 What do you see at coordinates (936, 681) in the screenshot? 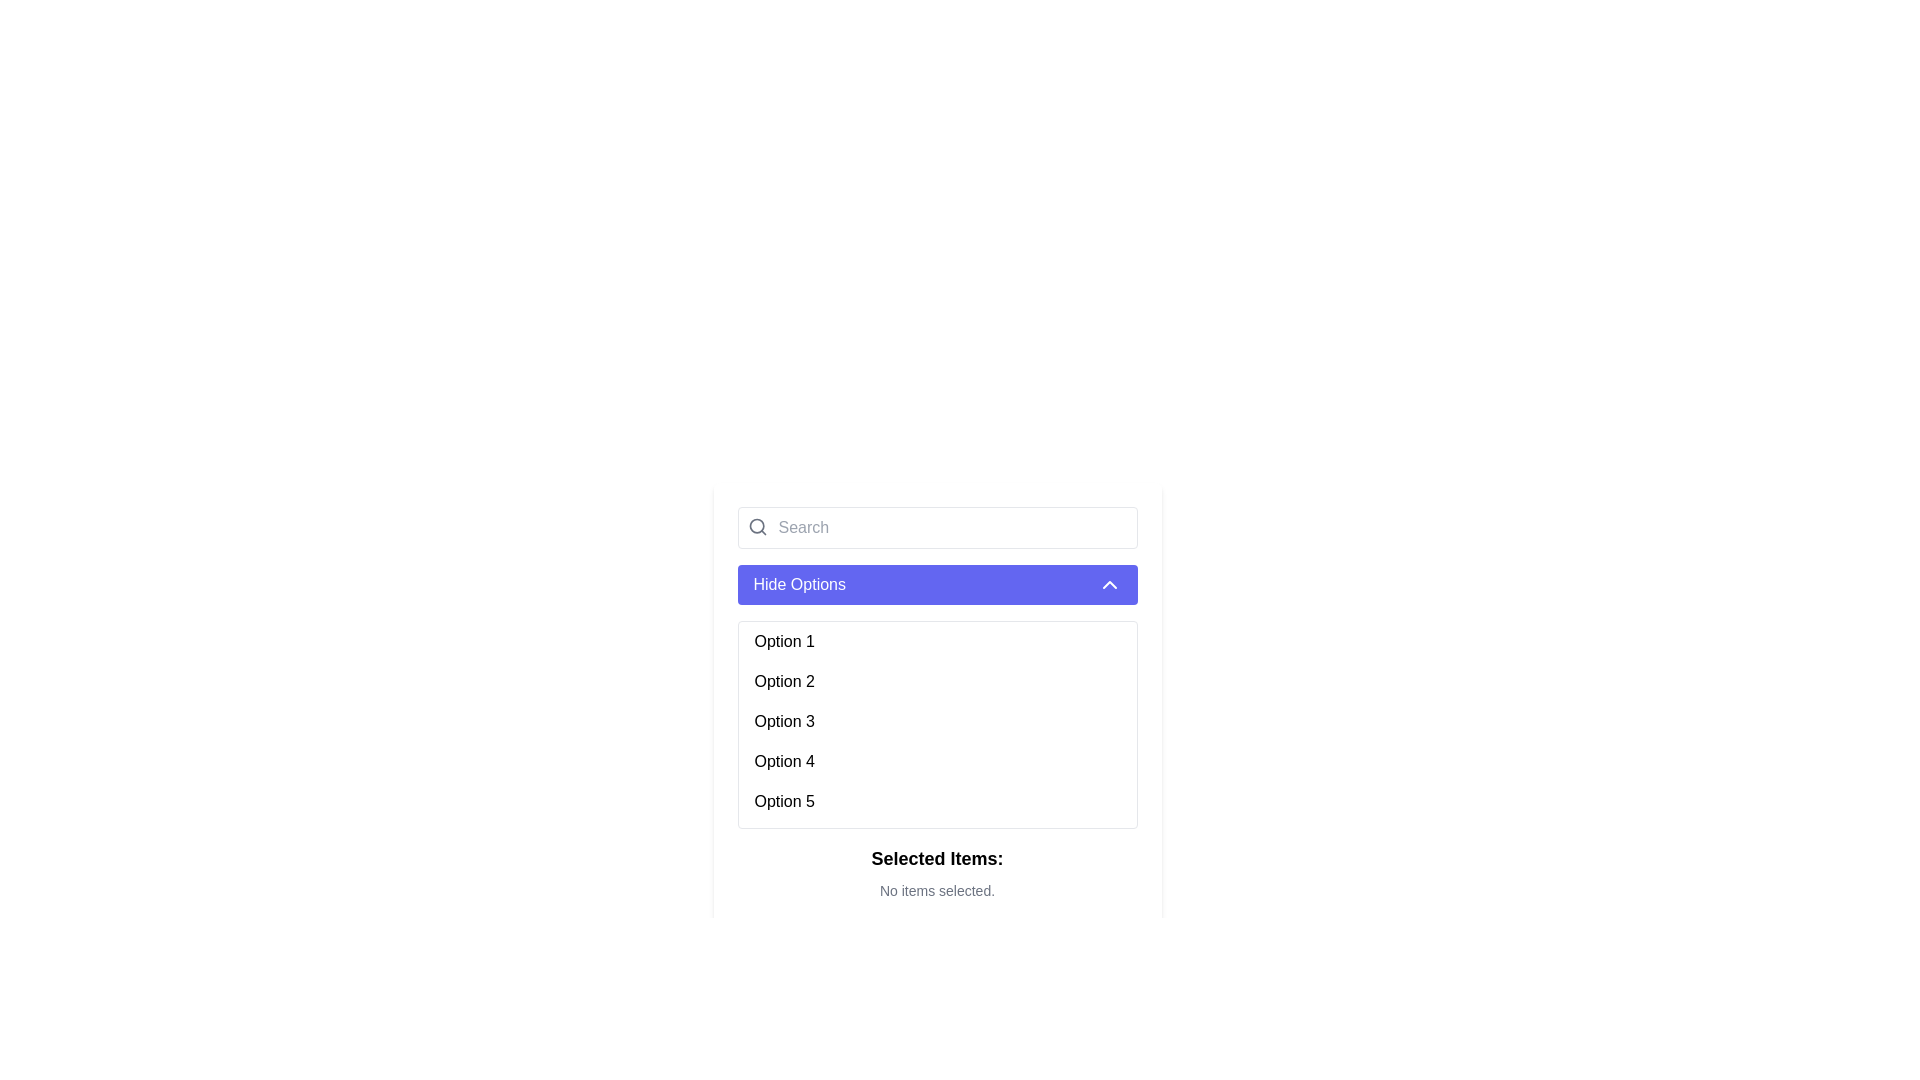
I see `the second option in the dropdown menu` at bounding box center [936, 681].